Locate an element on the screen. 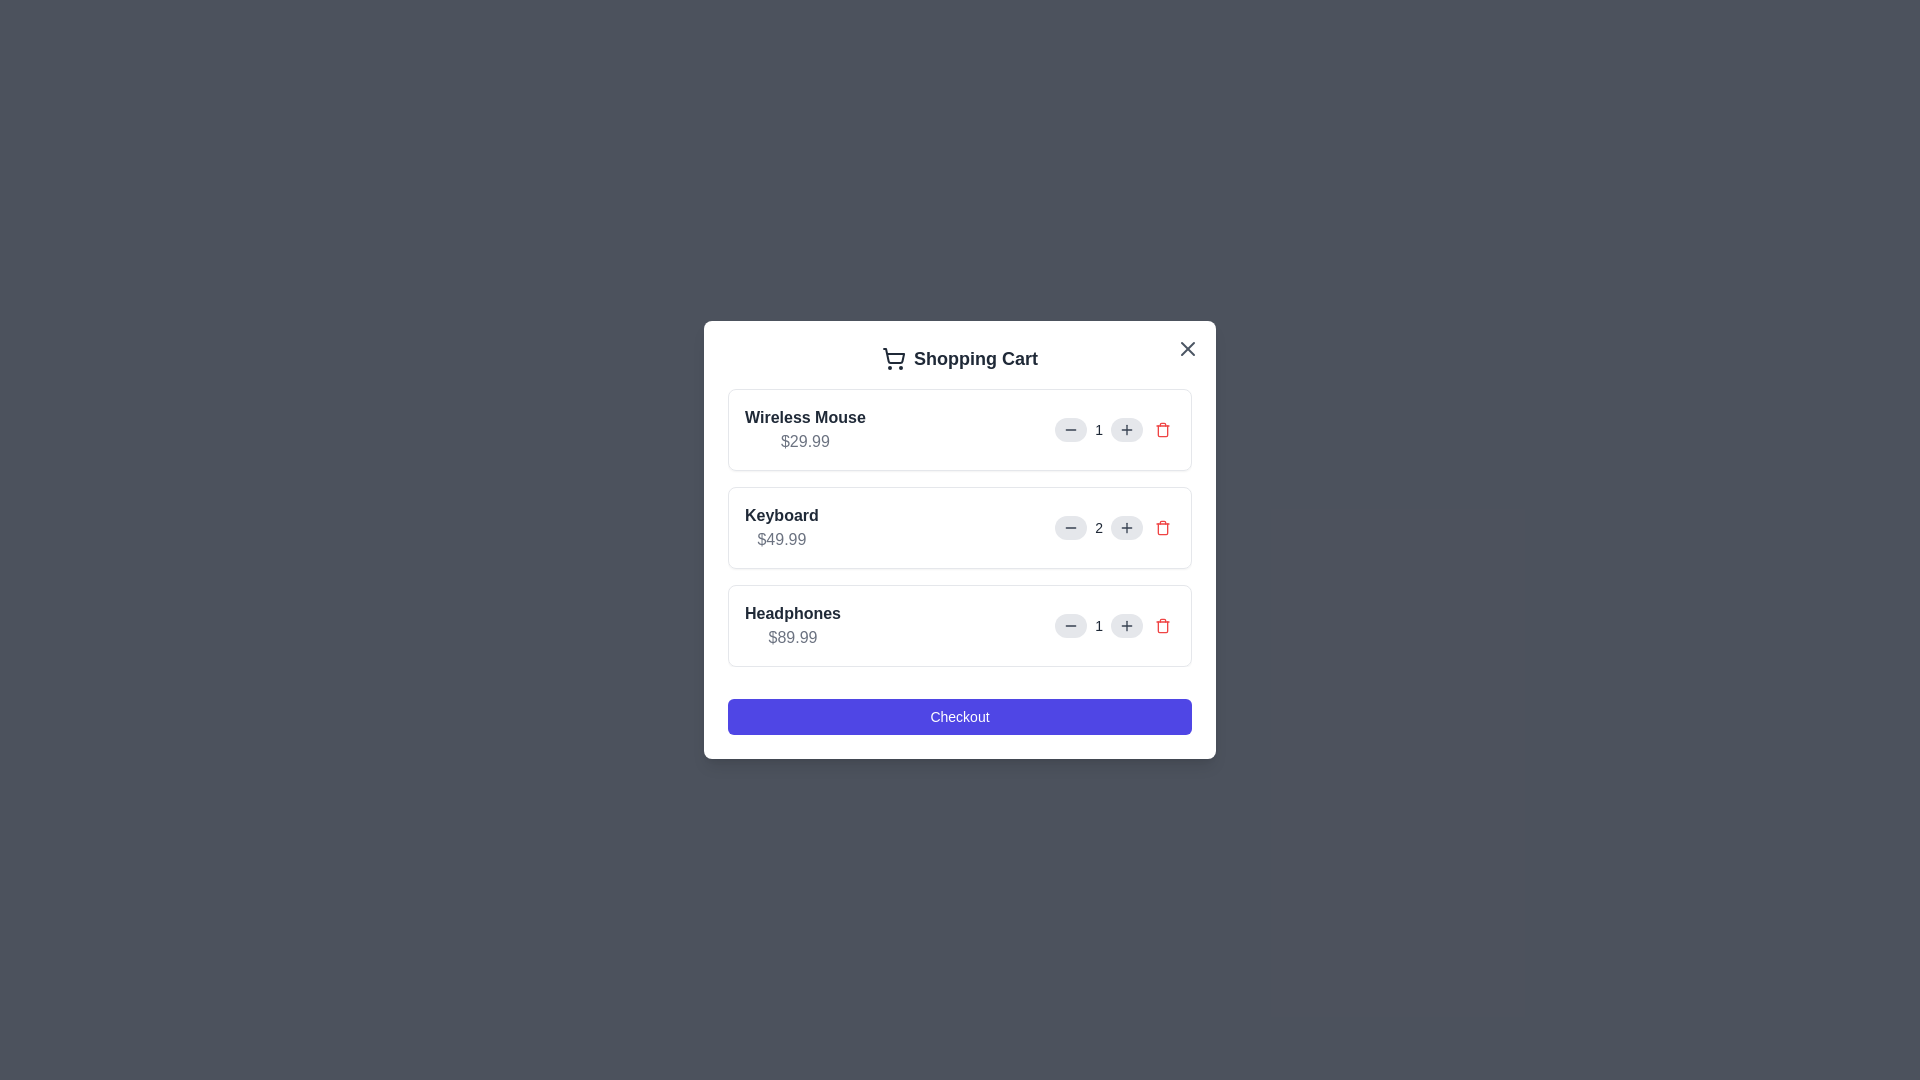  the red trash bin icon located at the far right of the quantity adjustment buttons in the first item's row of the shopping cart interface is located at coordinates (1162, 428).